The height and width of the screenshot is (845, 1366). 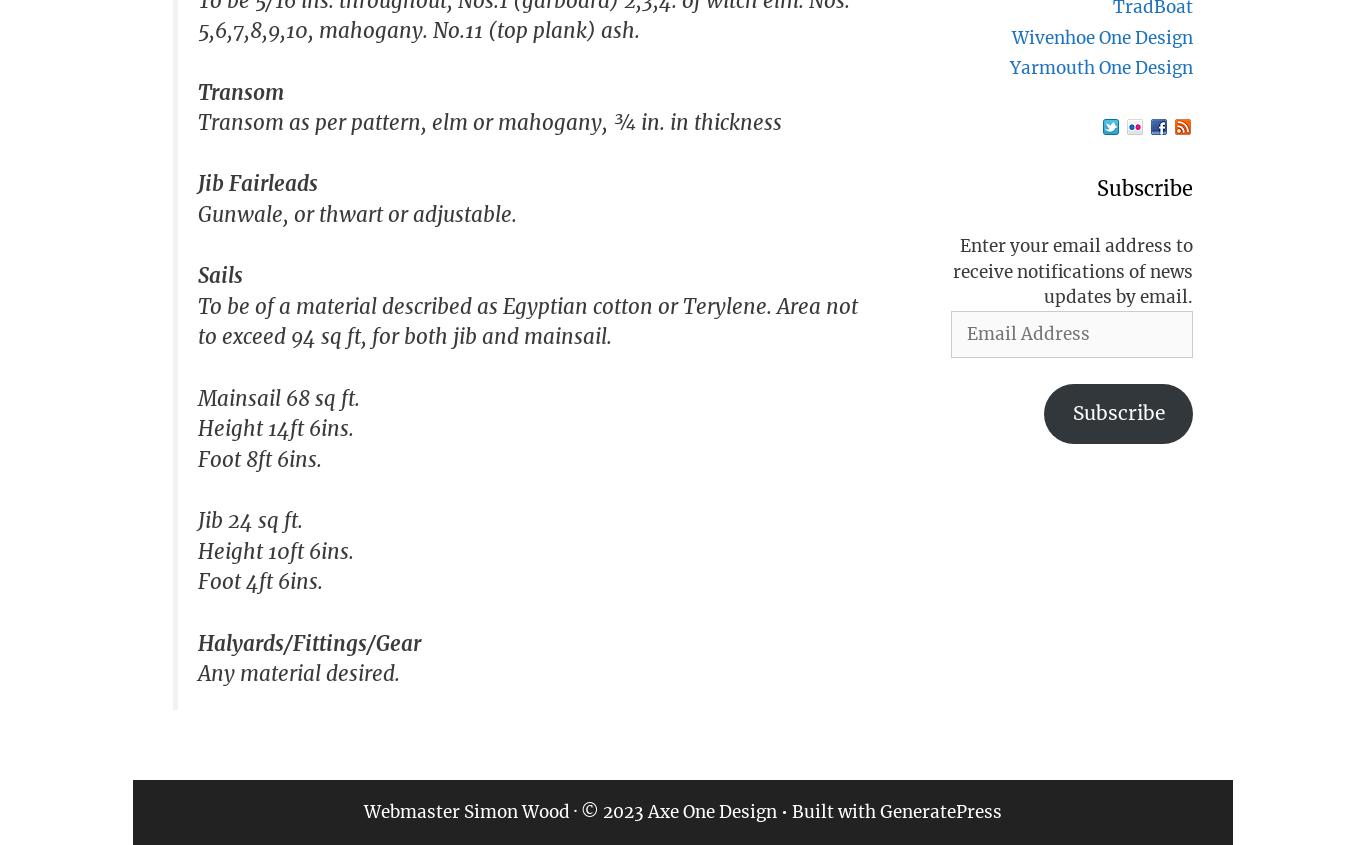 I want to click on '© 2023 Axe One Design', so click(x=678, y=811).